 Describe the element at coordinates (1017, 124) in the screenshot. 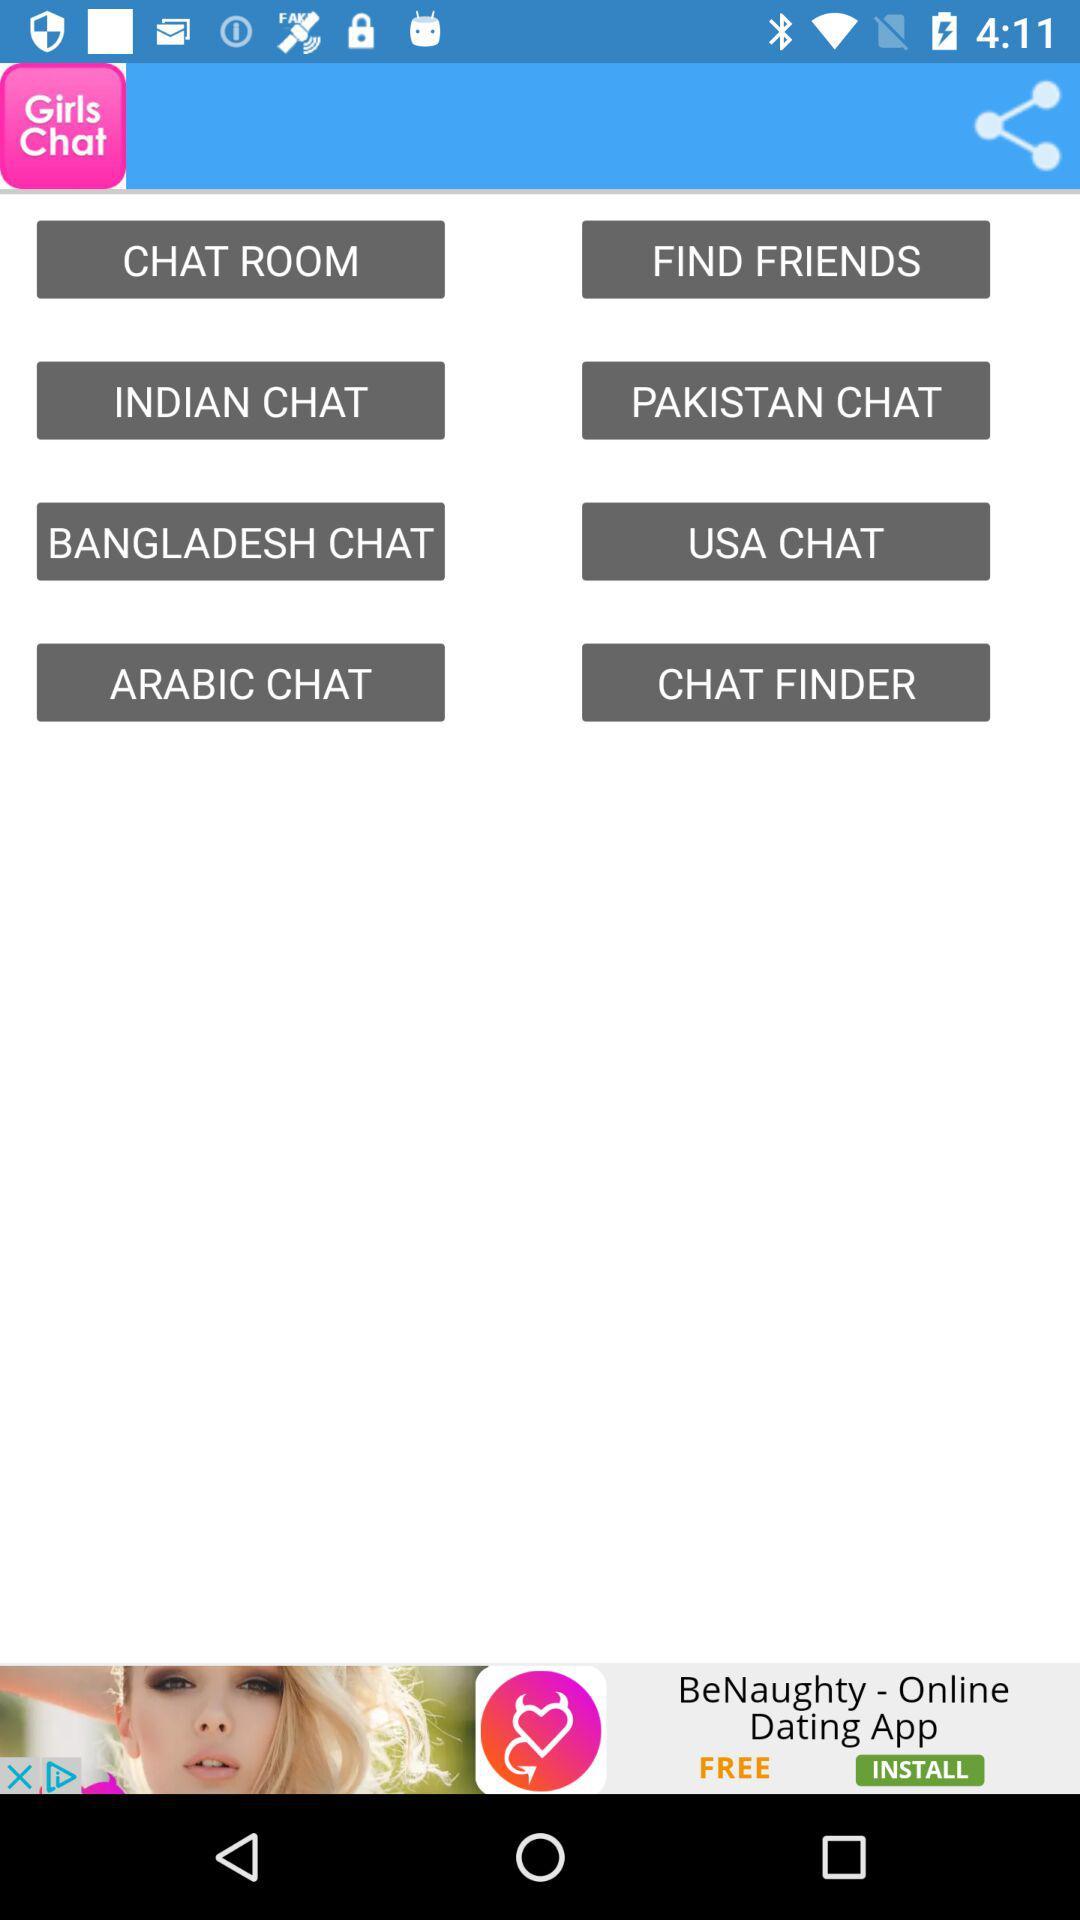

I see `more option button` at that location.